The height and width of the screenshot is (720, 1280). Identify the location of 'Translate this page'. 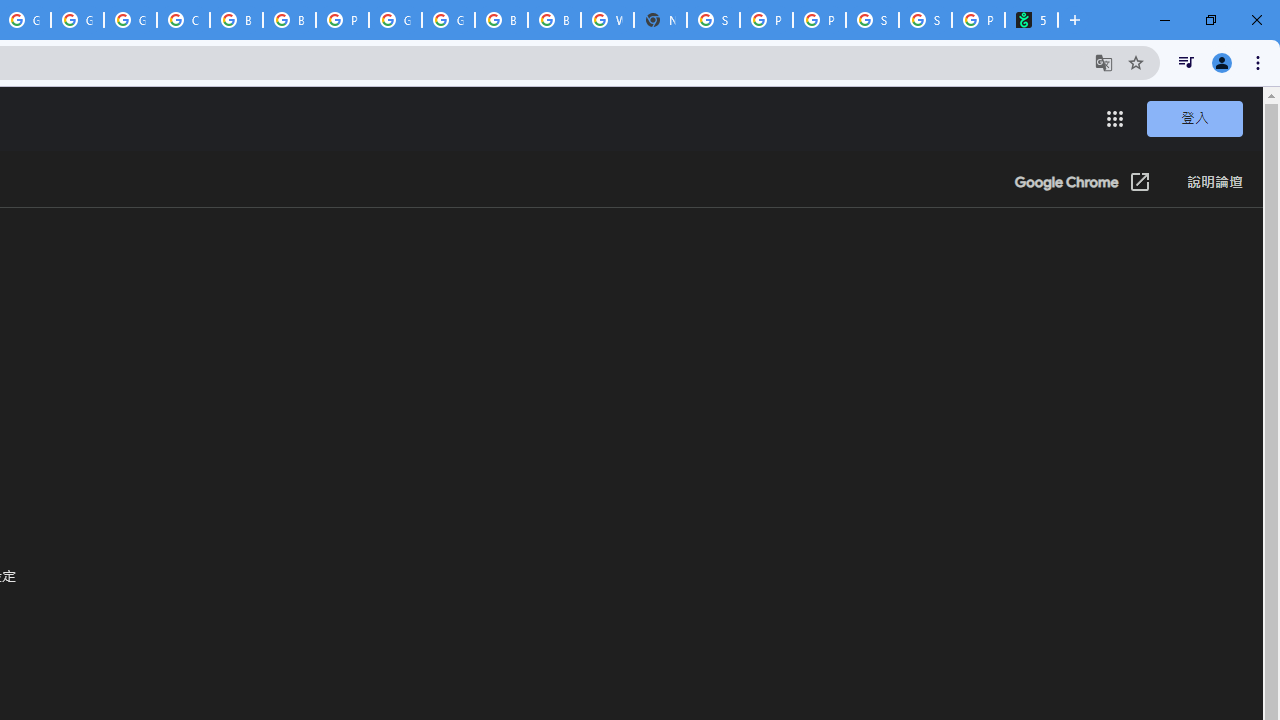
(1103, 61).